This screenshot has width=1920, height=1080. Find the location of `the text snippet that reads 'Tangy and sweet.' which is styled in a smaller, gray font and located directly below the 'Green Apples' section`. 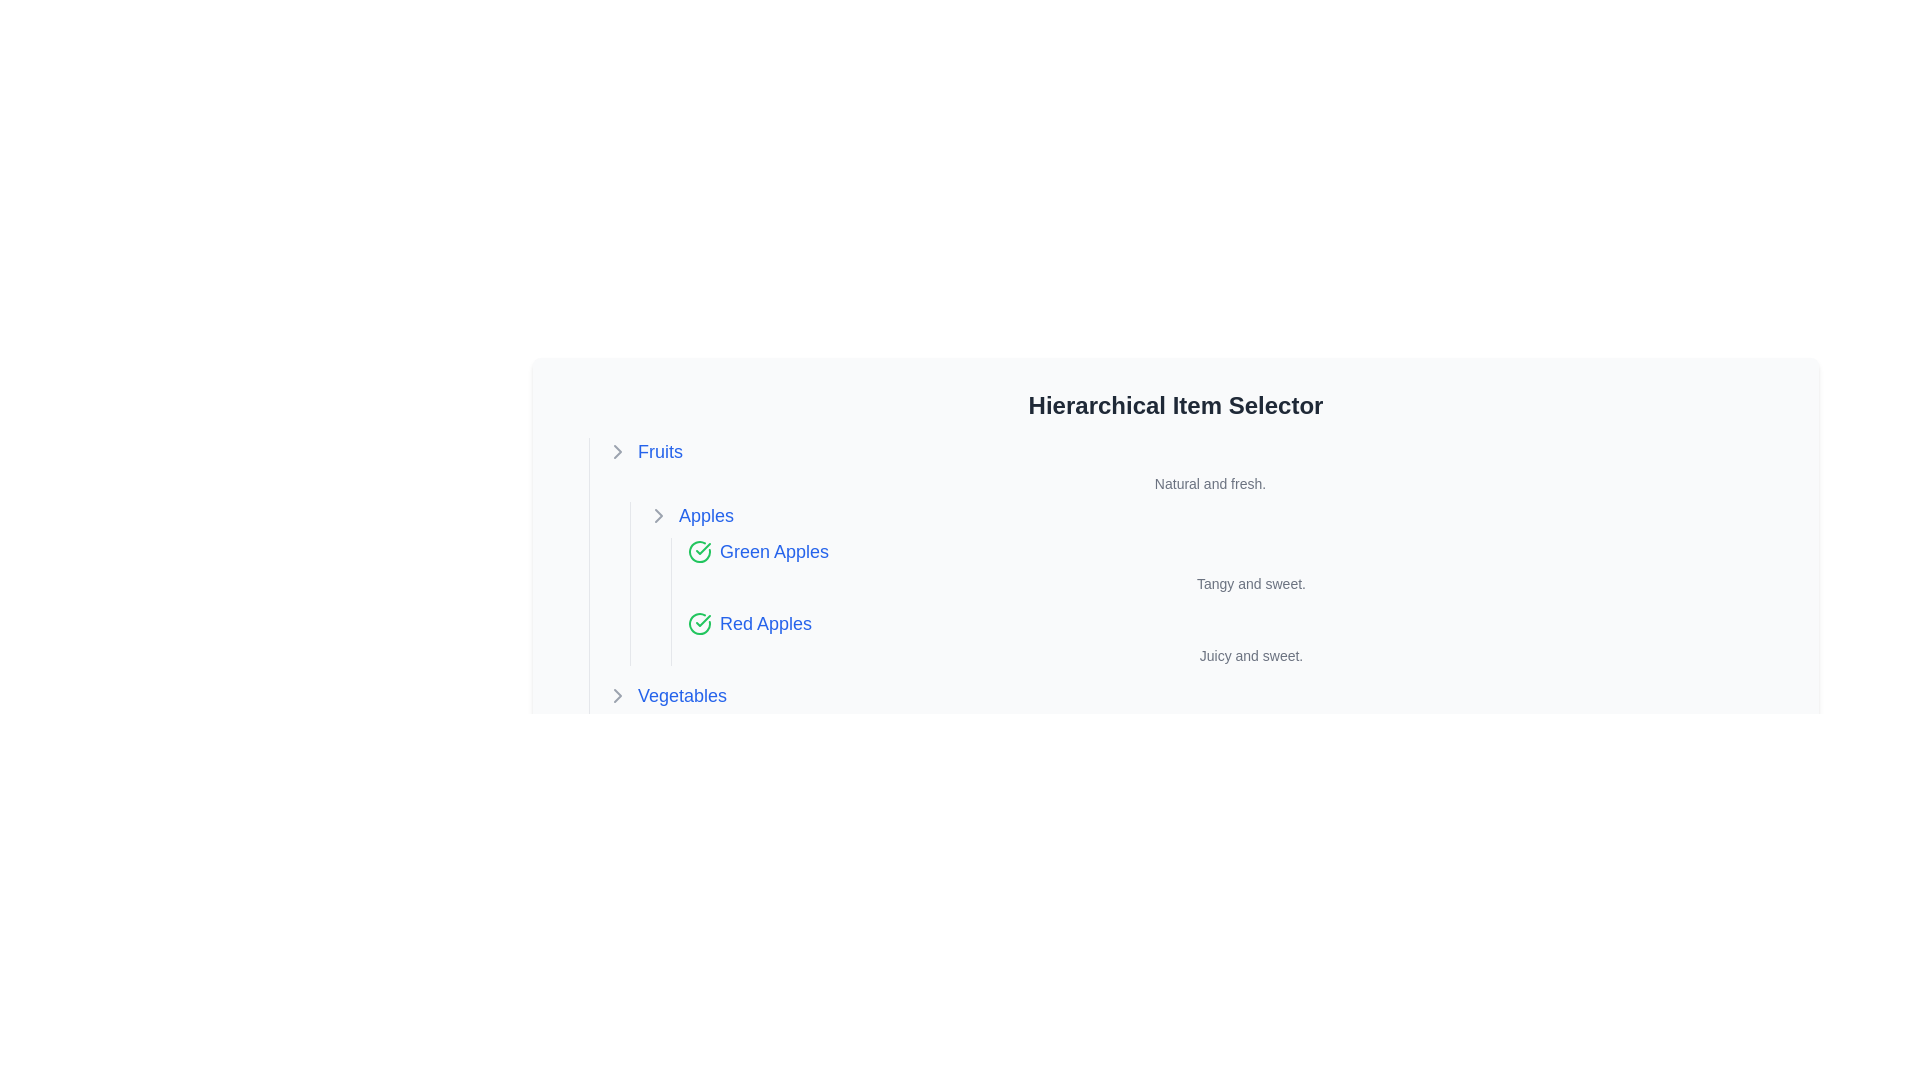

the text snippet that reads 'Tangy and sweet.' which is styled in a smaller, gray font and located directly below the 'Green Apples' section is located at coordinates (1236, 583).